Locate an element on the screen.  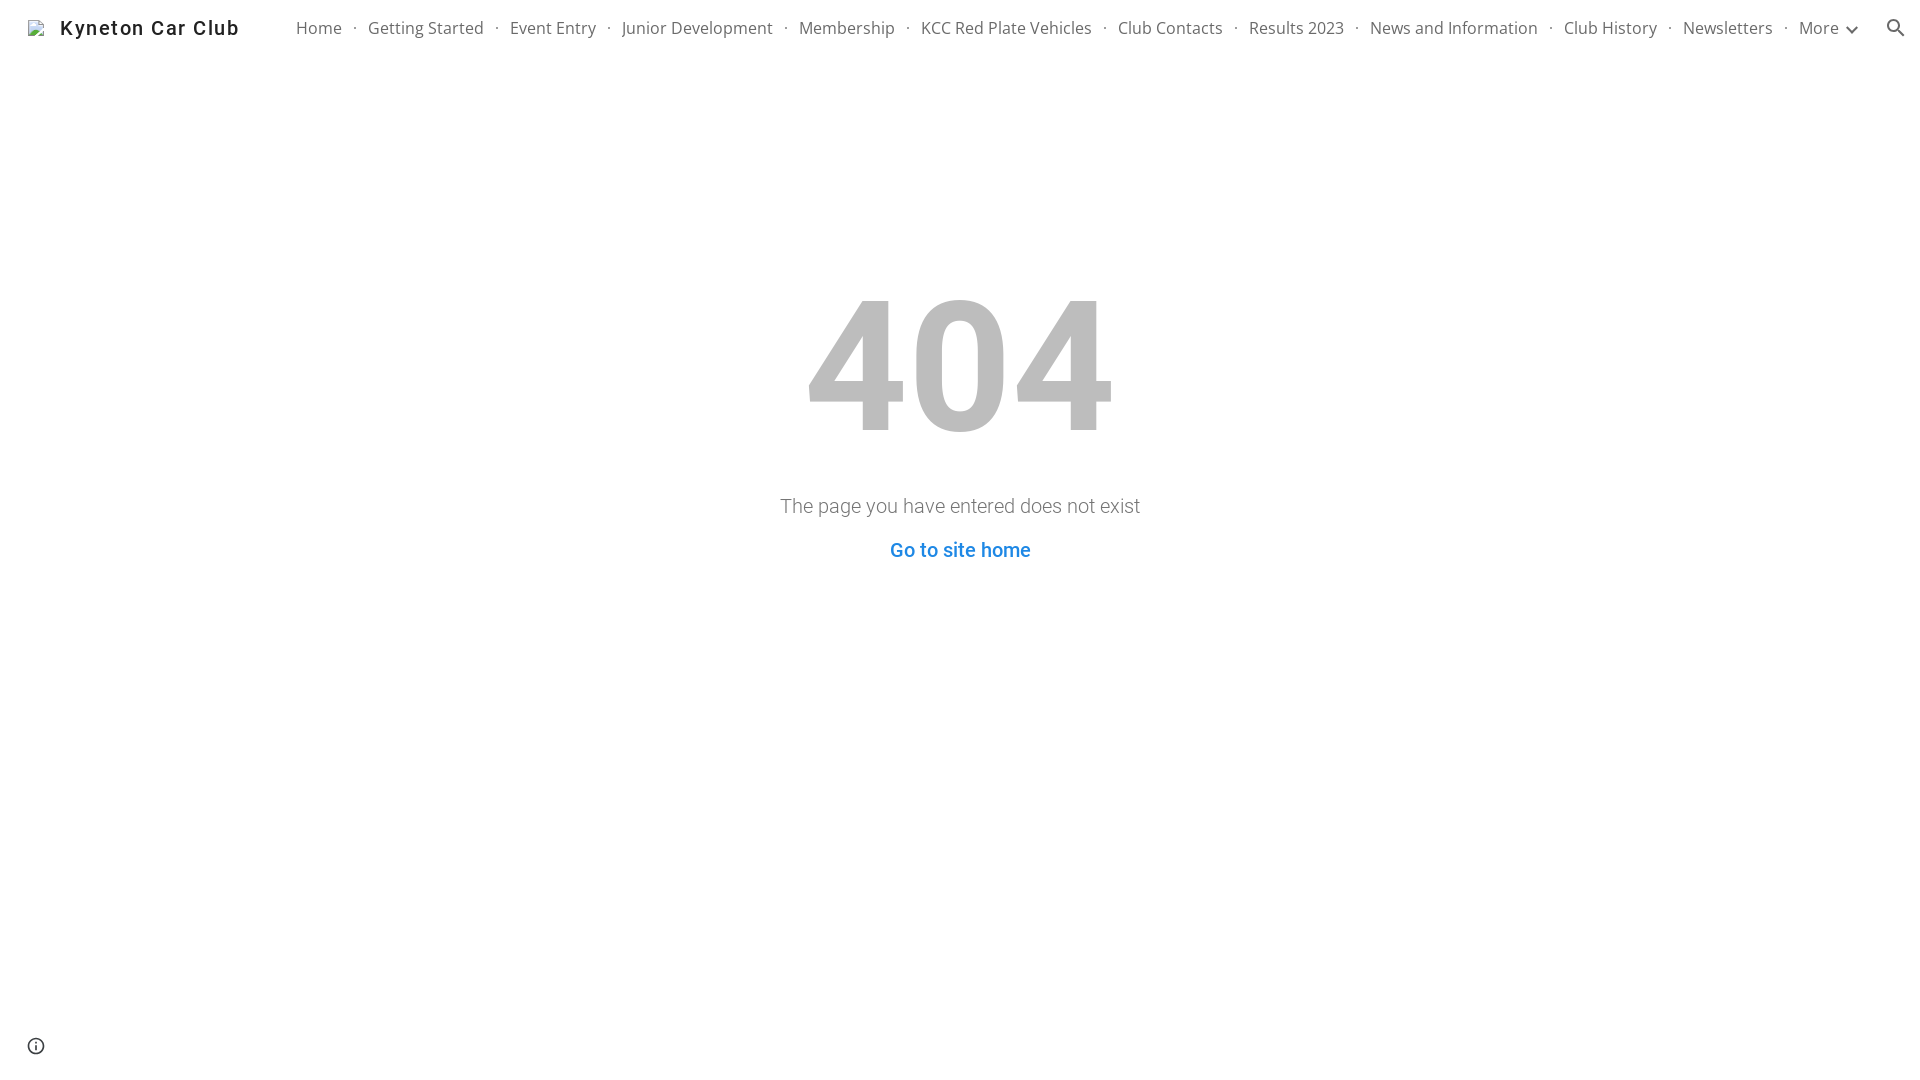
'Home' is located at coordinates (317, 27).